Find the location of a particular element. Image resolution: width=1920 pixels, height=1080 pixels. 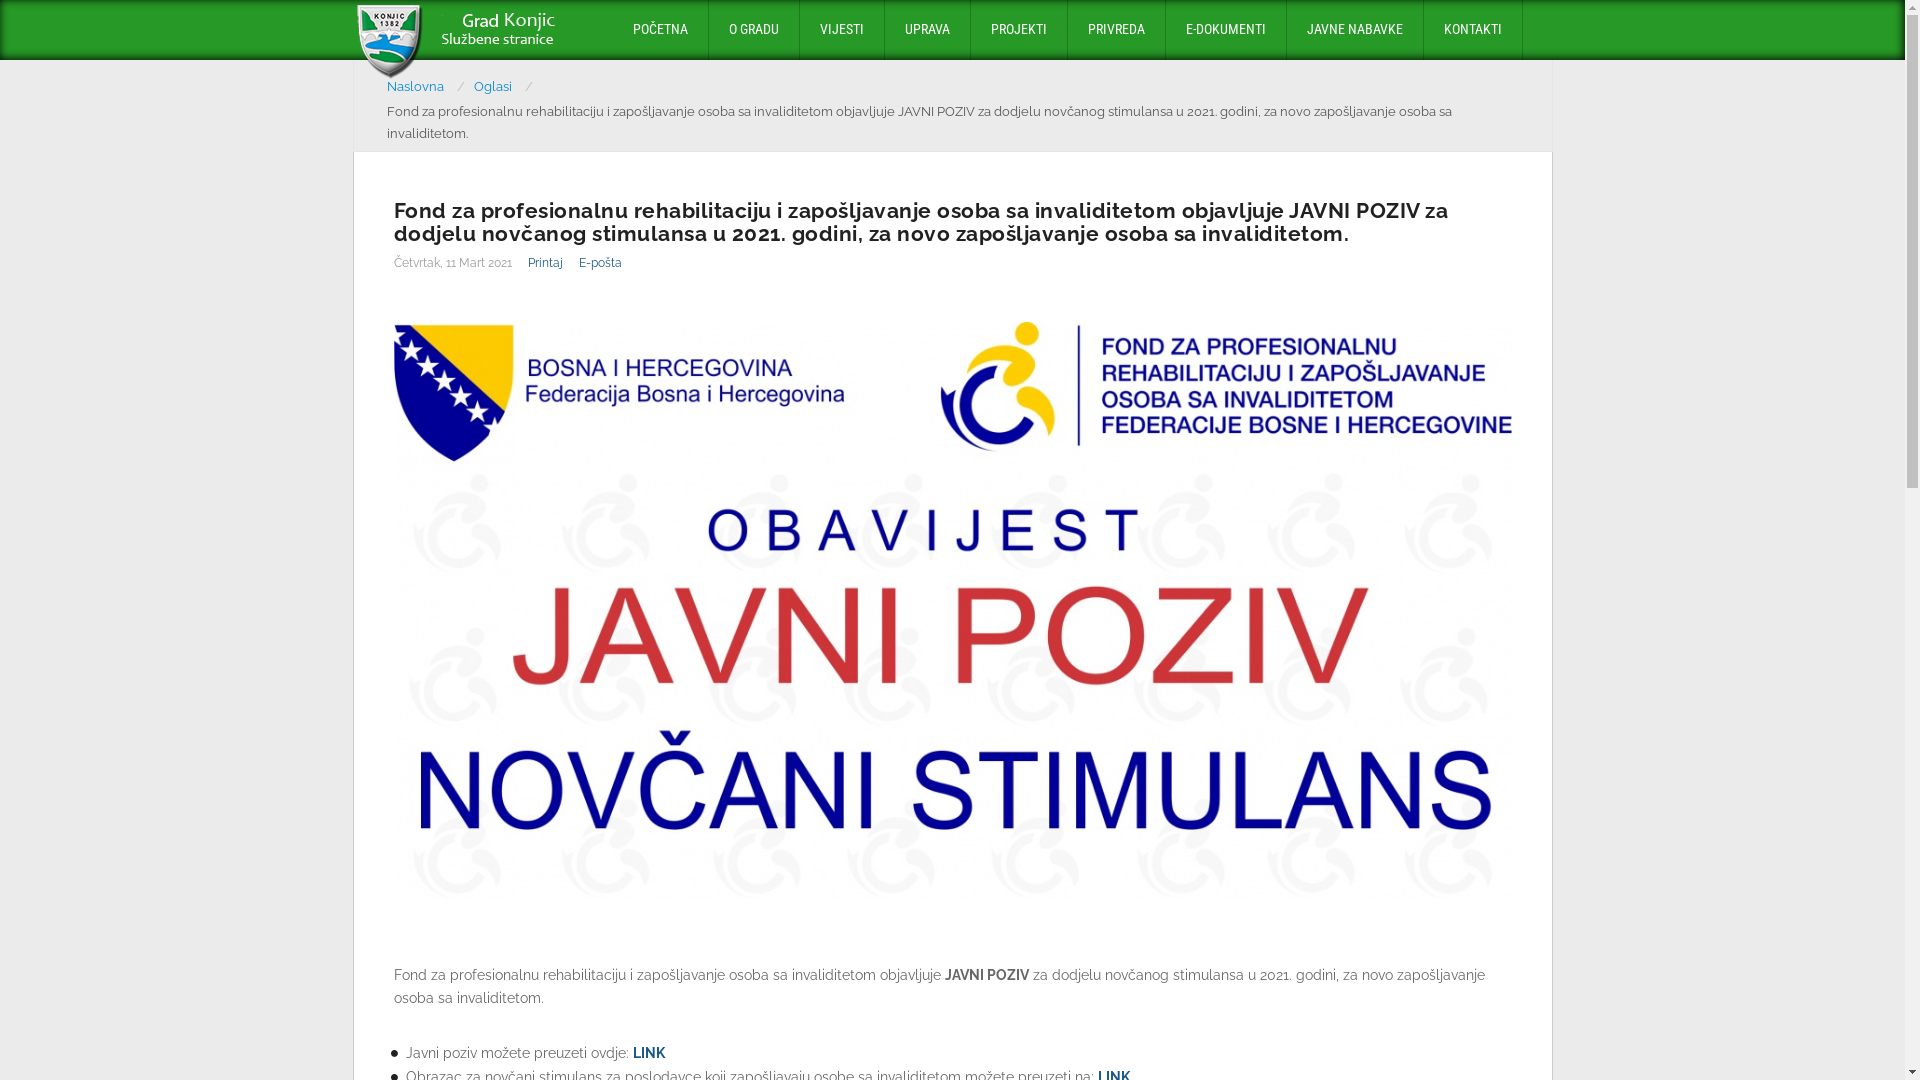

'Oglasi' is located at coordinates (473, 86).